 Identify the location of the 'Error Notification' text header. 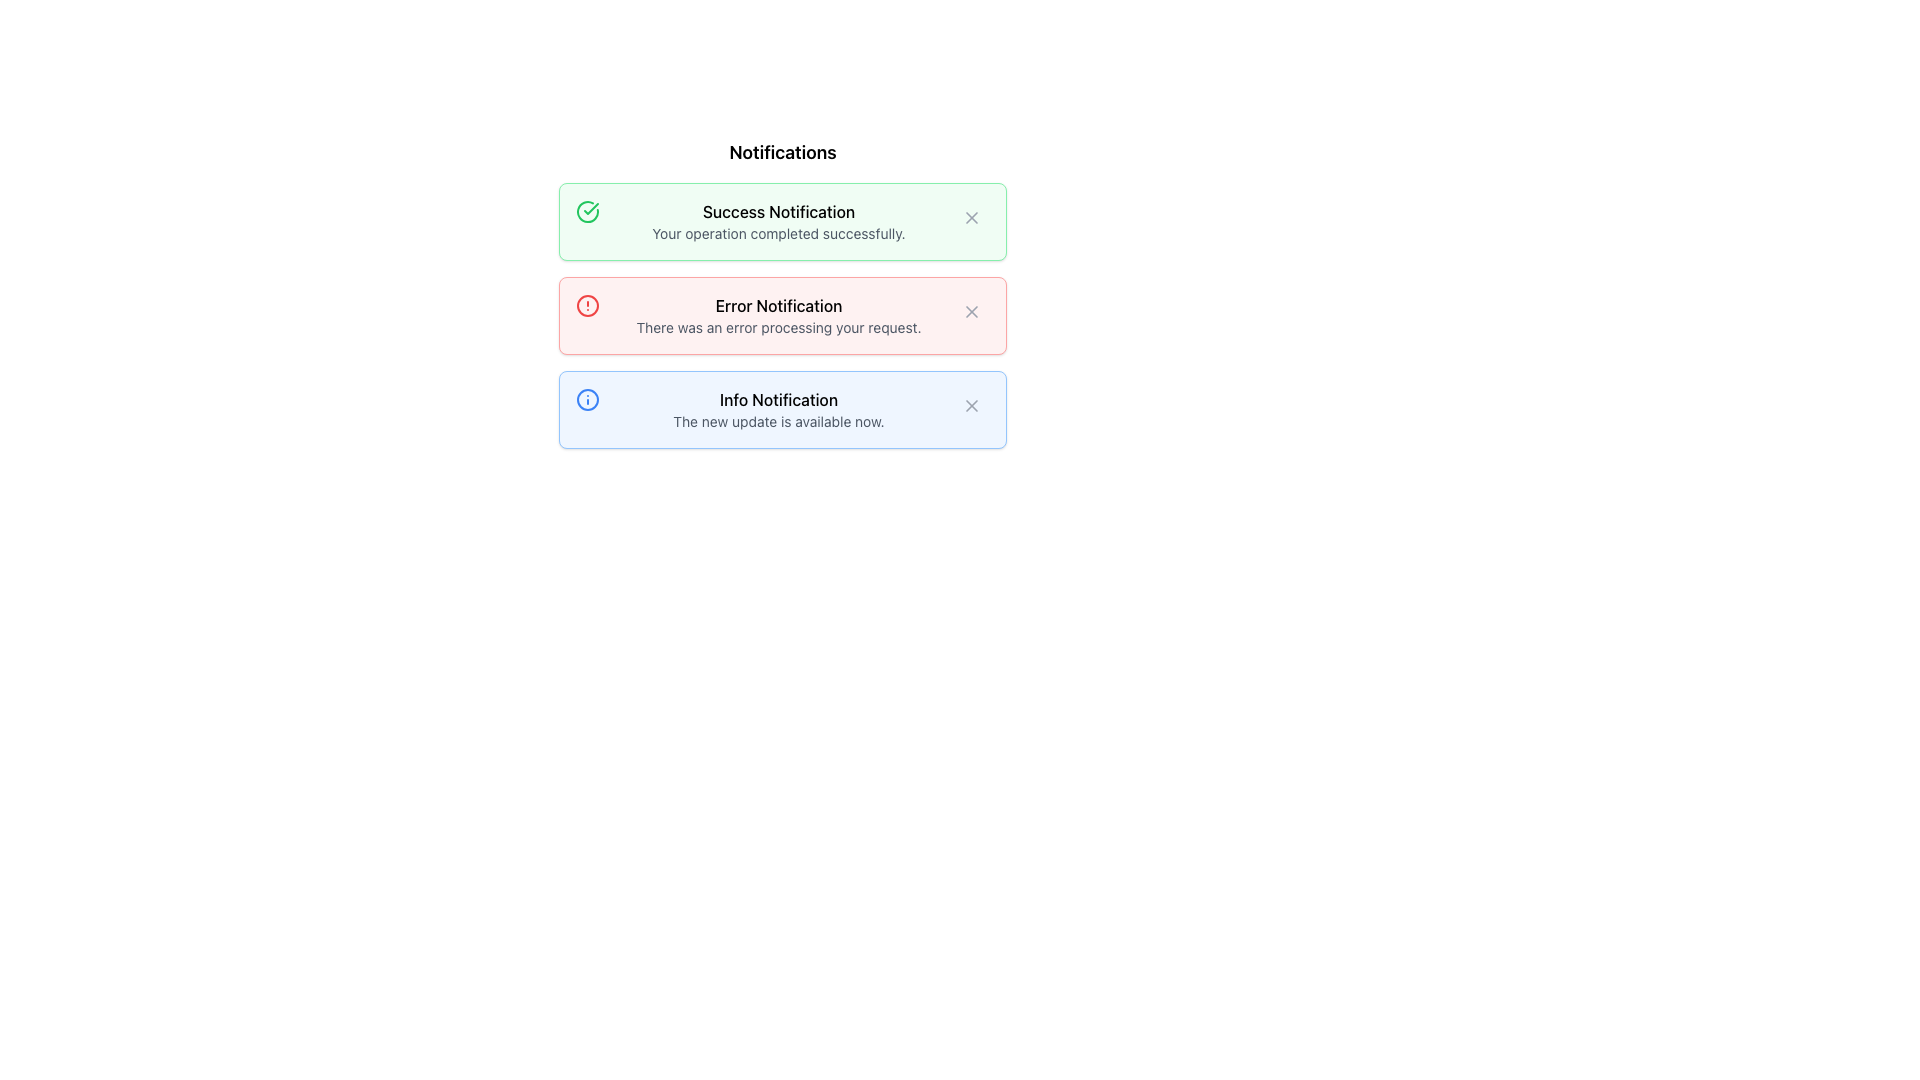
(777, 305).